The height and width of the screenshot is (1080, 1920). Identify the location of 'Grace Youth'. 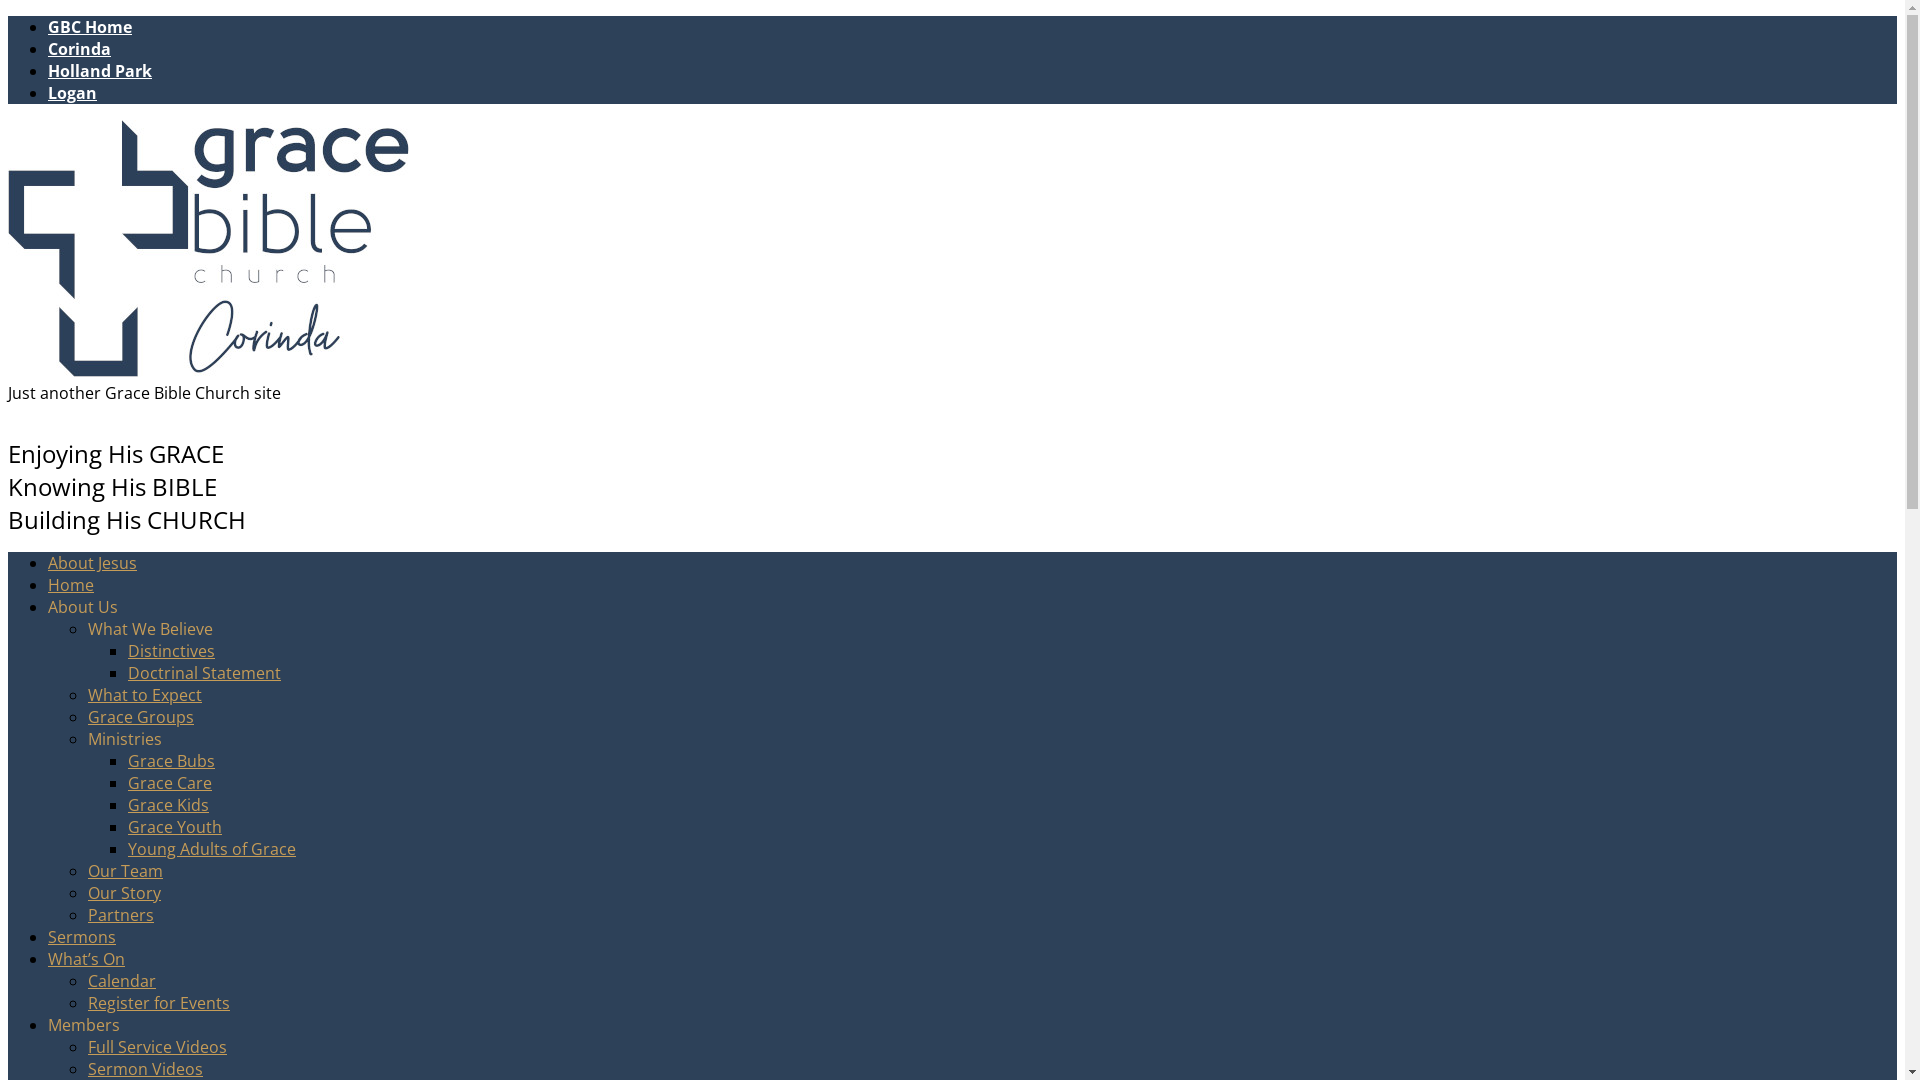
(174, 826).